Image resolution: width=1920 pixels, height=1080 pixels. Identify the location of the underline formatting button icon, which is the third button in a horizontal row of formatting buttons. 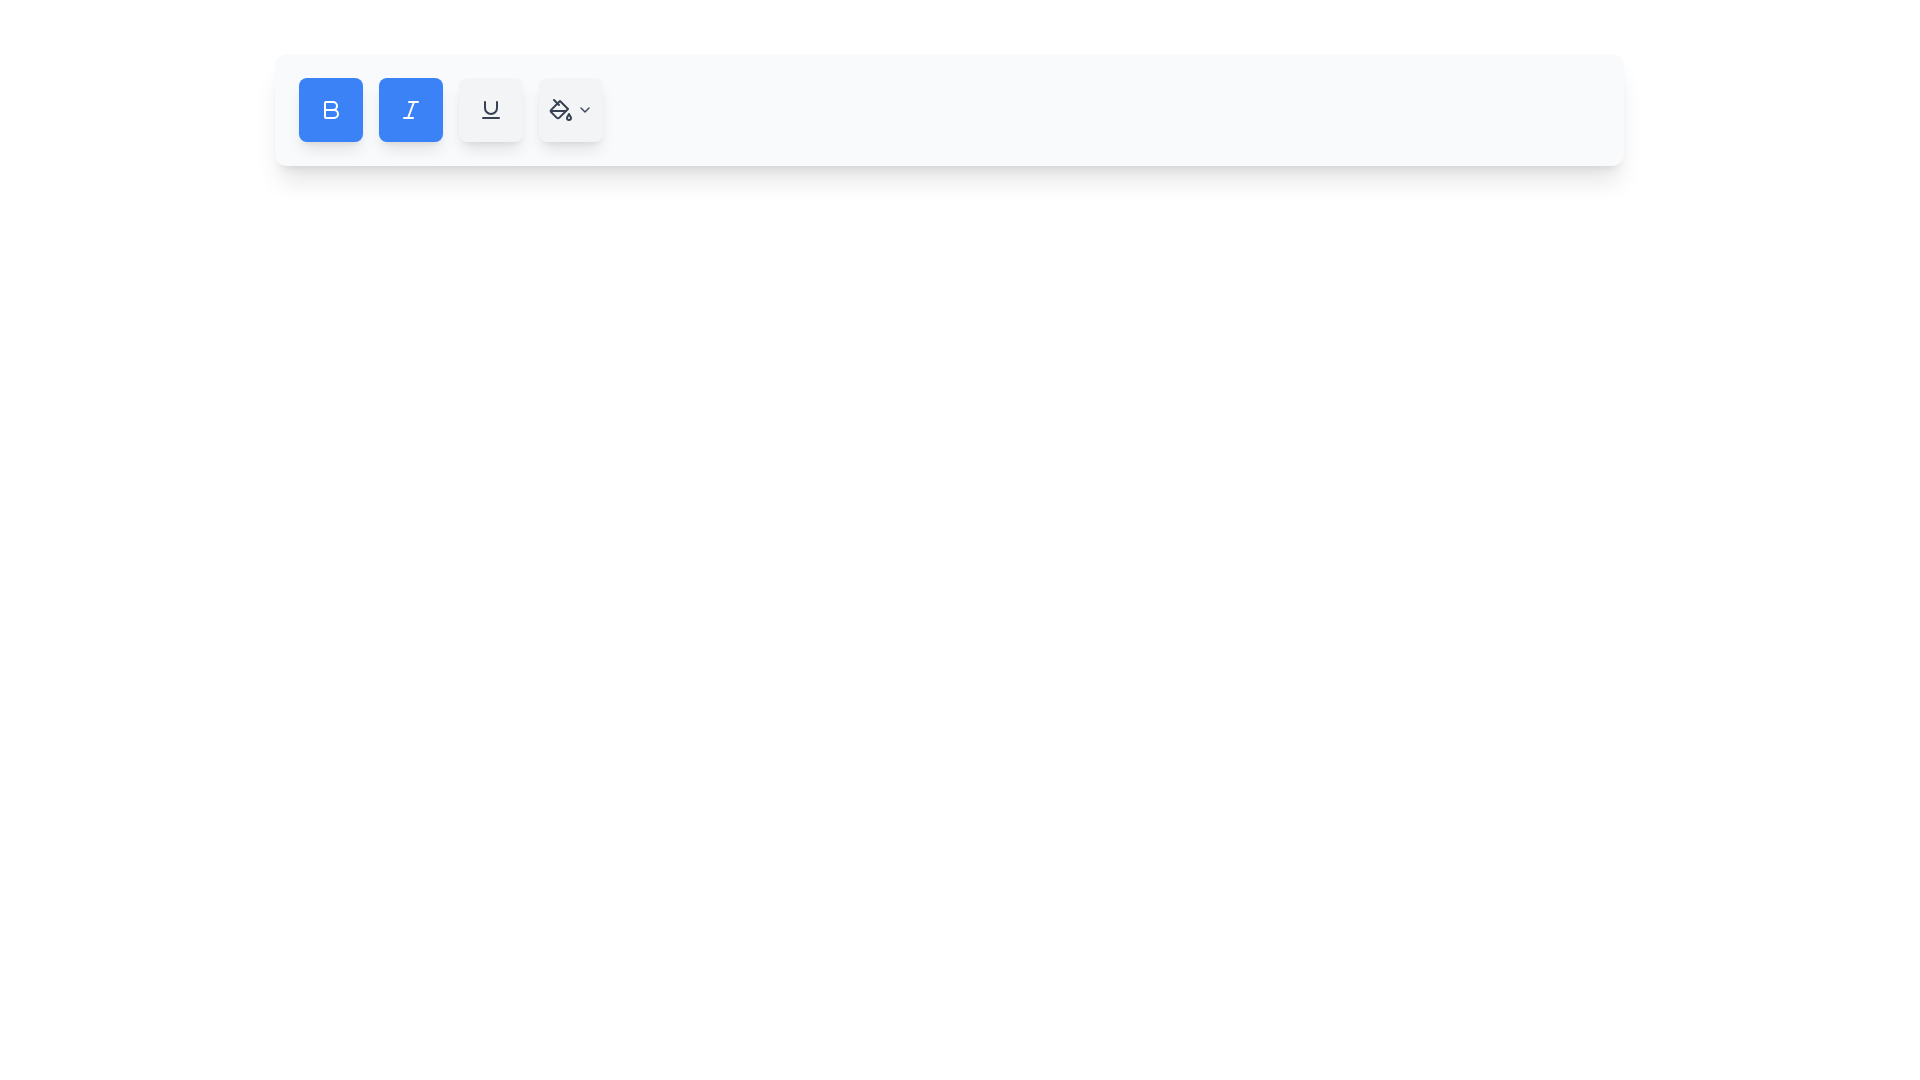
(490, 110).